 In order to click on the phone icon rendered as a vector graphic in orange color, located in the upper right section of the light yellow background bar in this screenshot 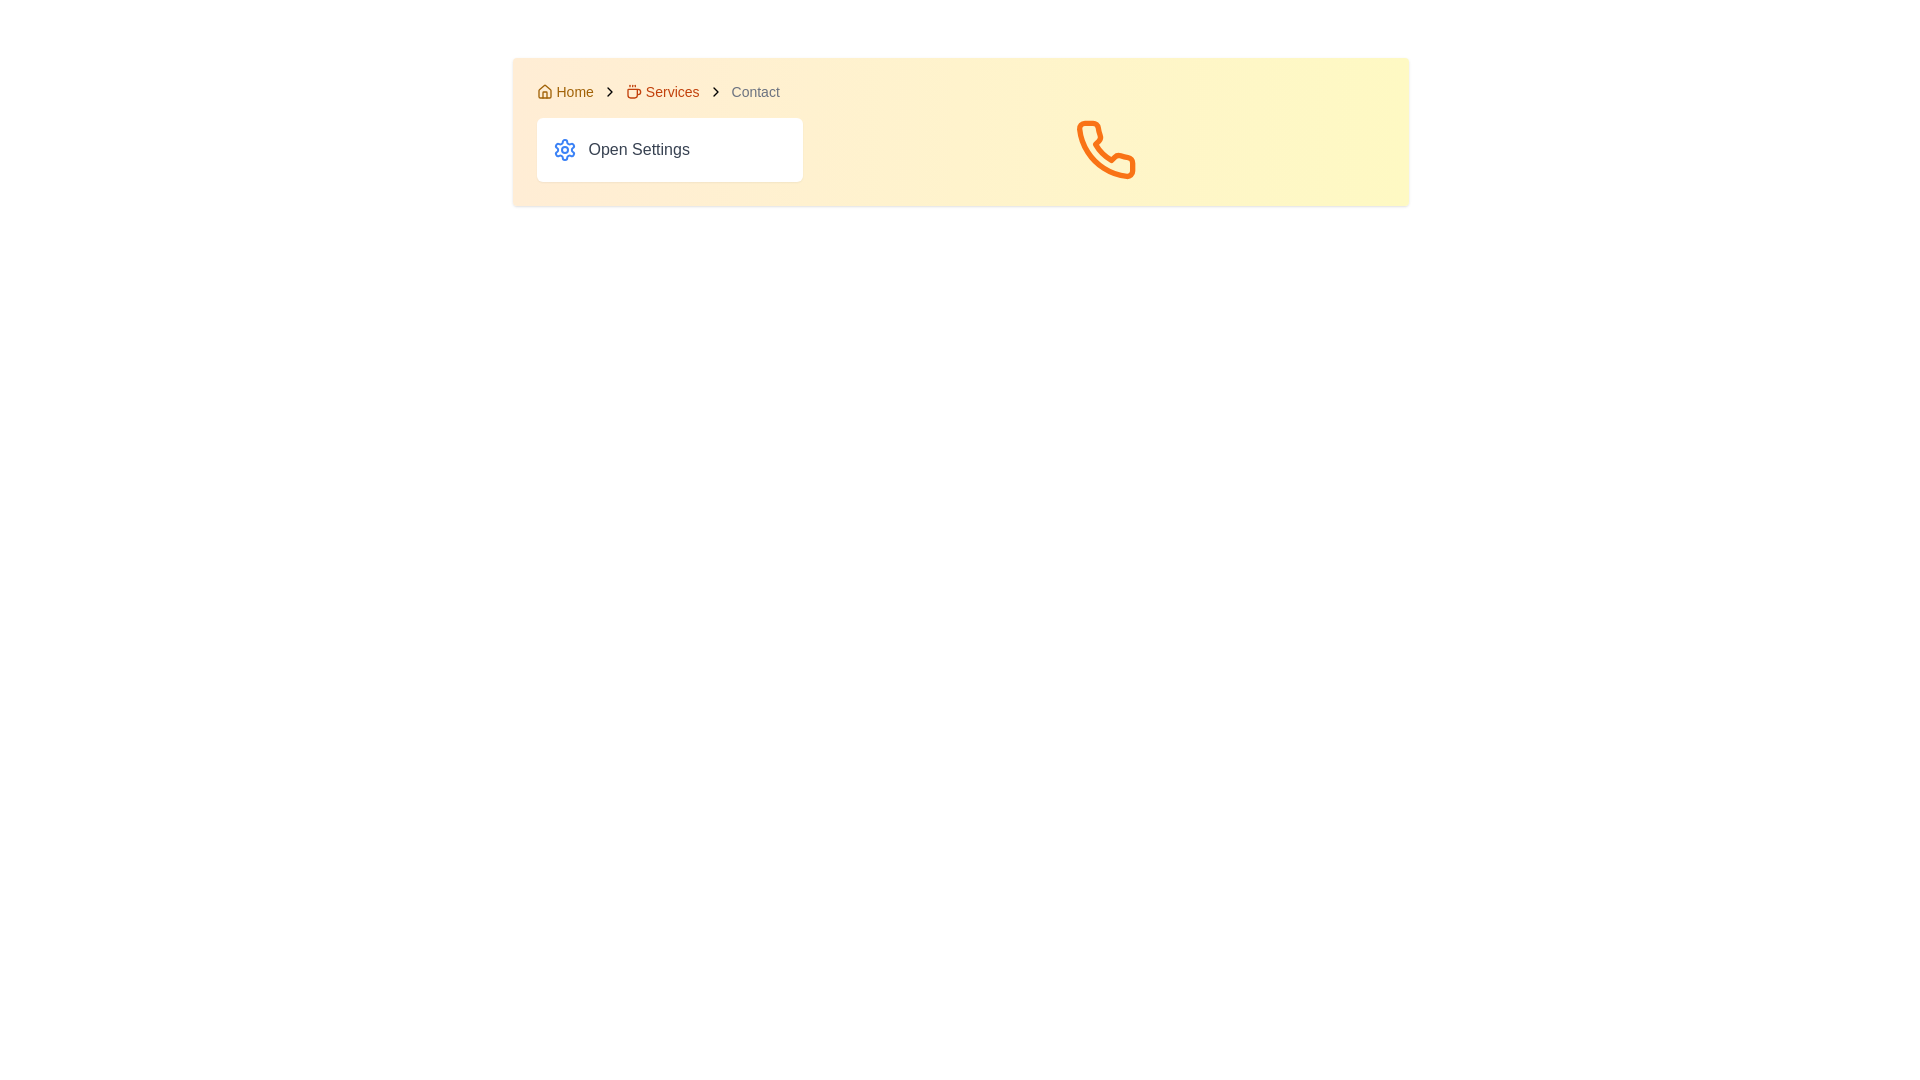, I will do `click(1104, 149)`.